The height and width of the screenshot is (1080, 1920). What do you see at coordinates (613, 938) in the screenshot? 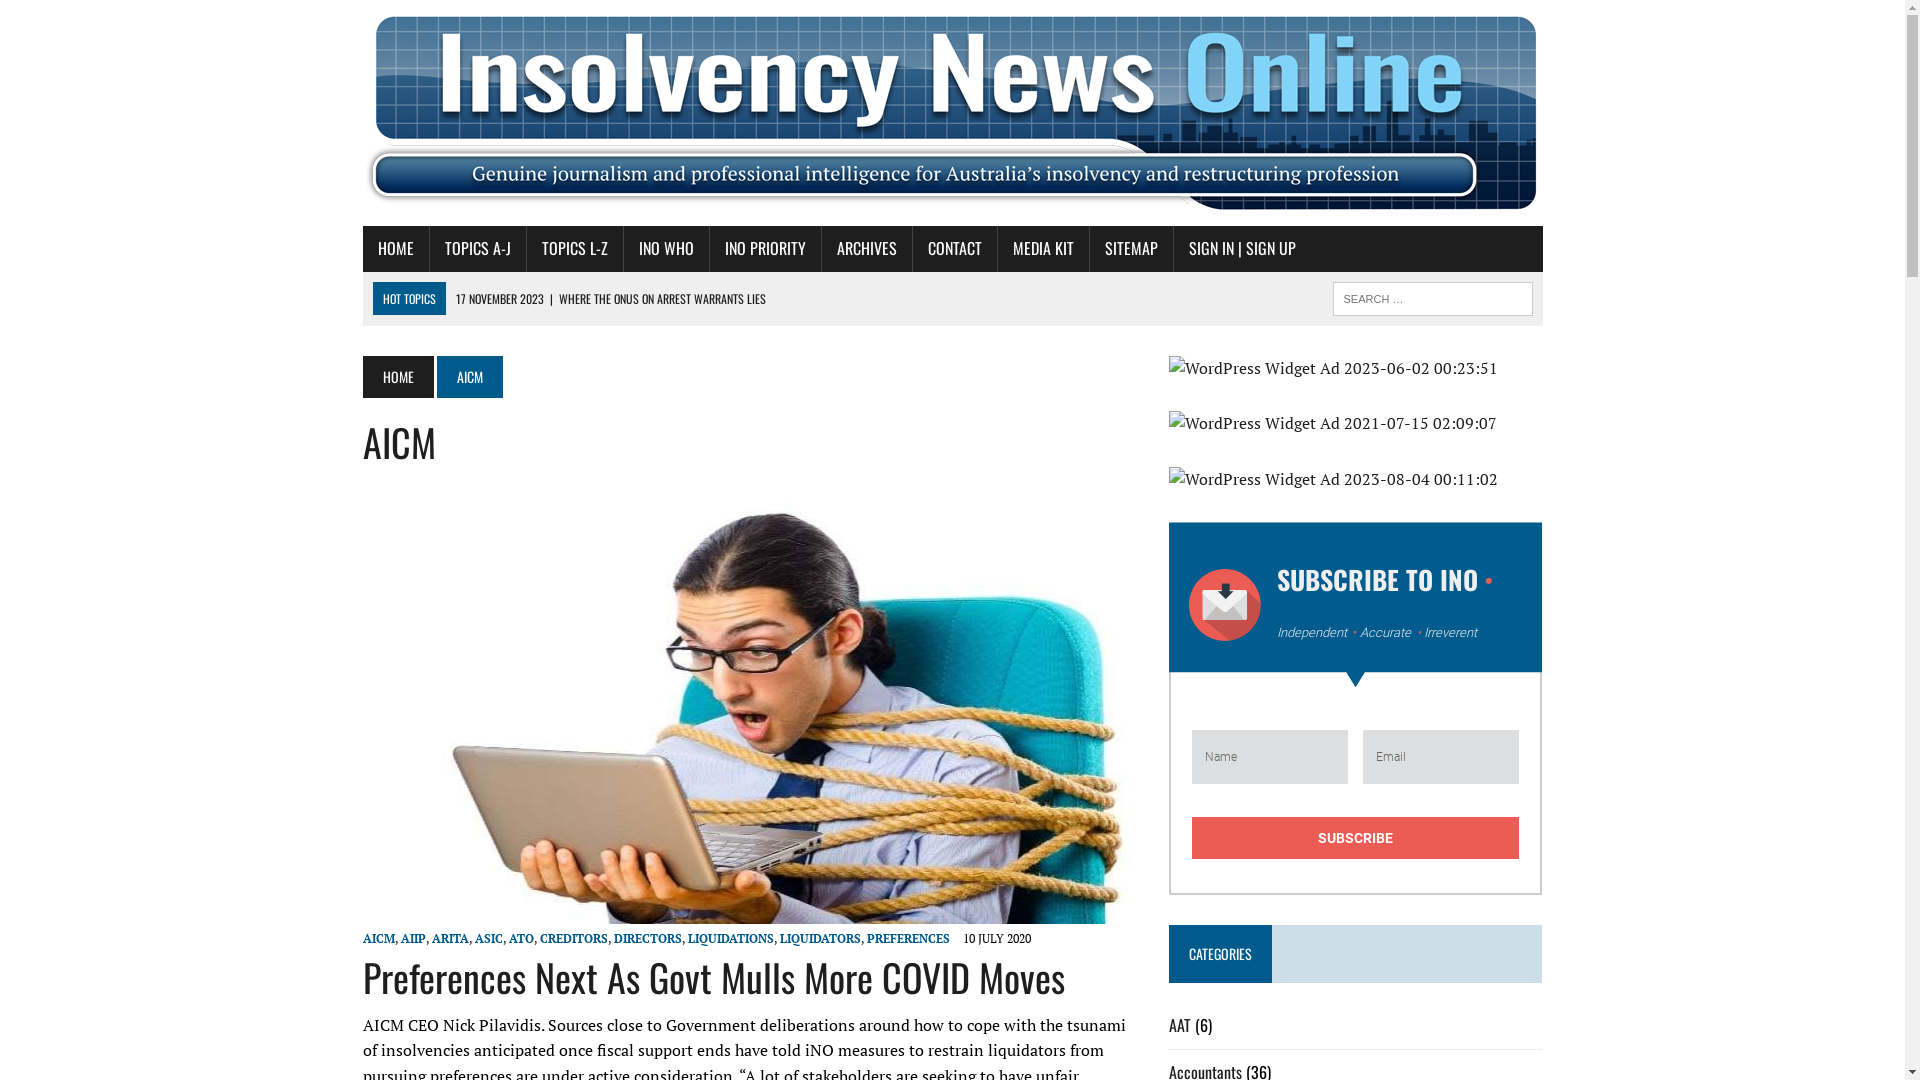
I see `'DIRECTORS'` at bounding box center [613, 938].